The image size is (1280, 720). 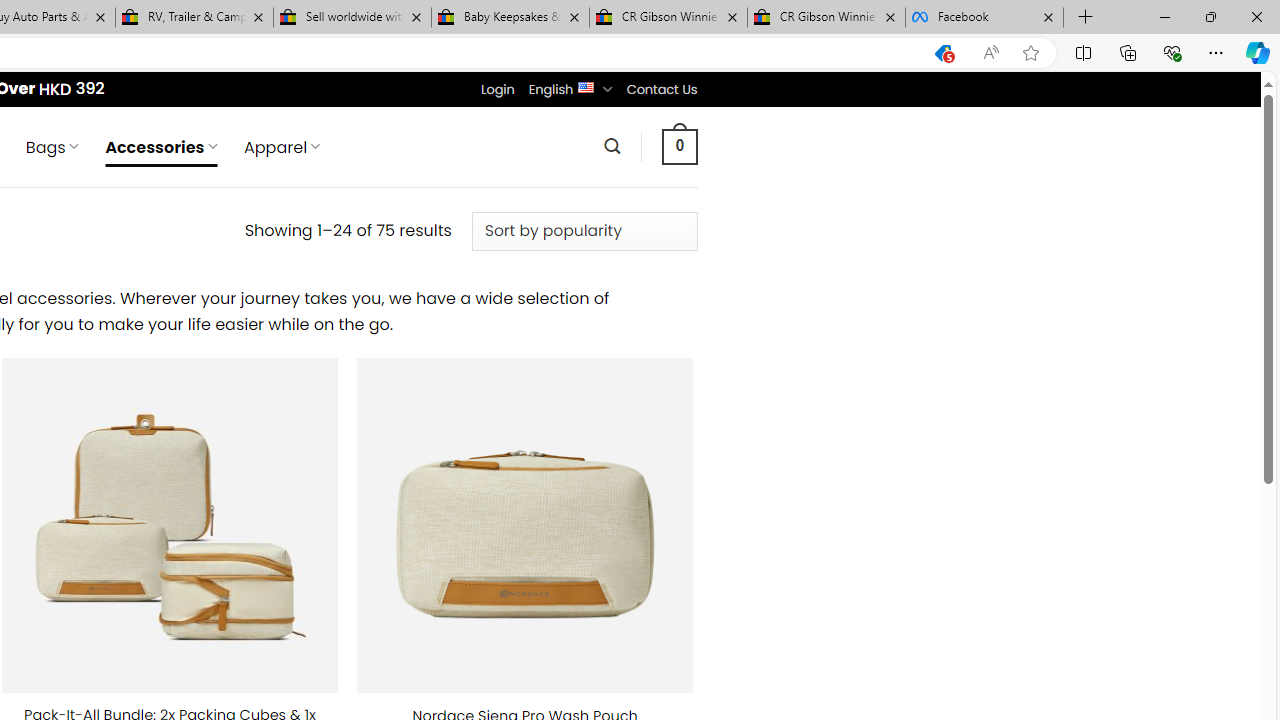 What do you see at coordinates (352, 17) in the screenshot?
I see `'Sell worldwide with eBay'` at bounding box center [352, 17].